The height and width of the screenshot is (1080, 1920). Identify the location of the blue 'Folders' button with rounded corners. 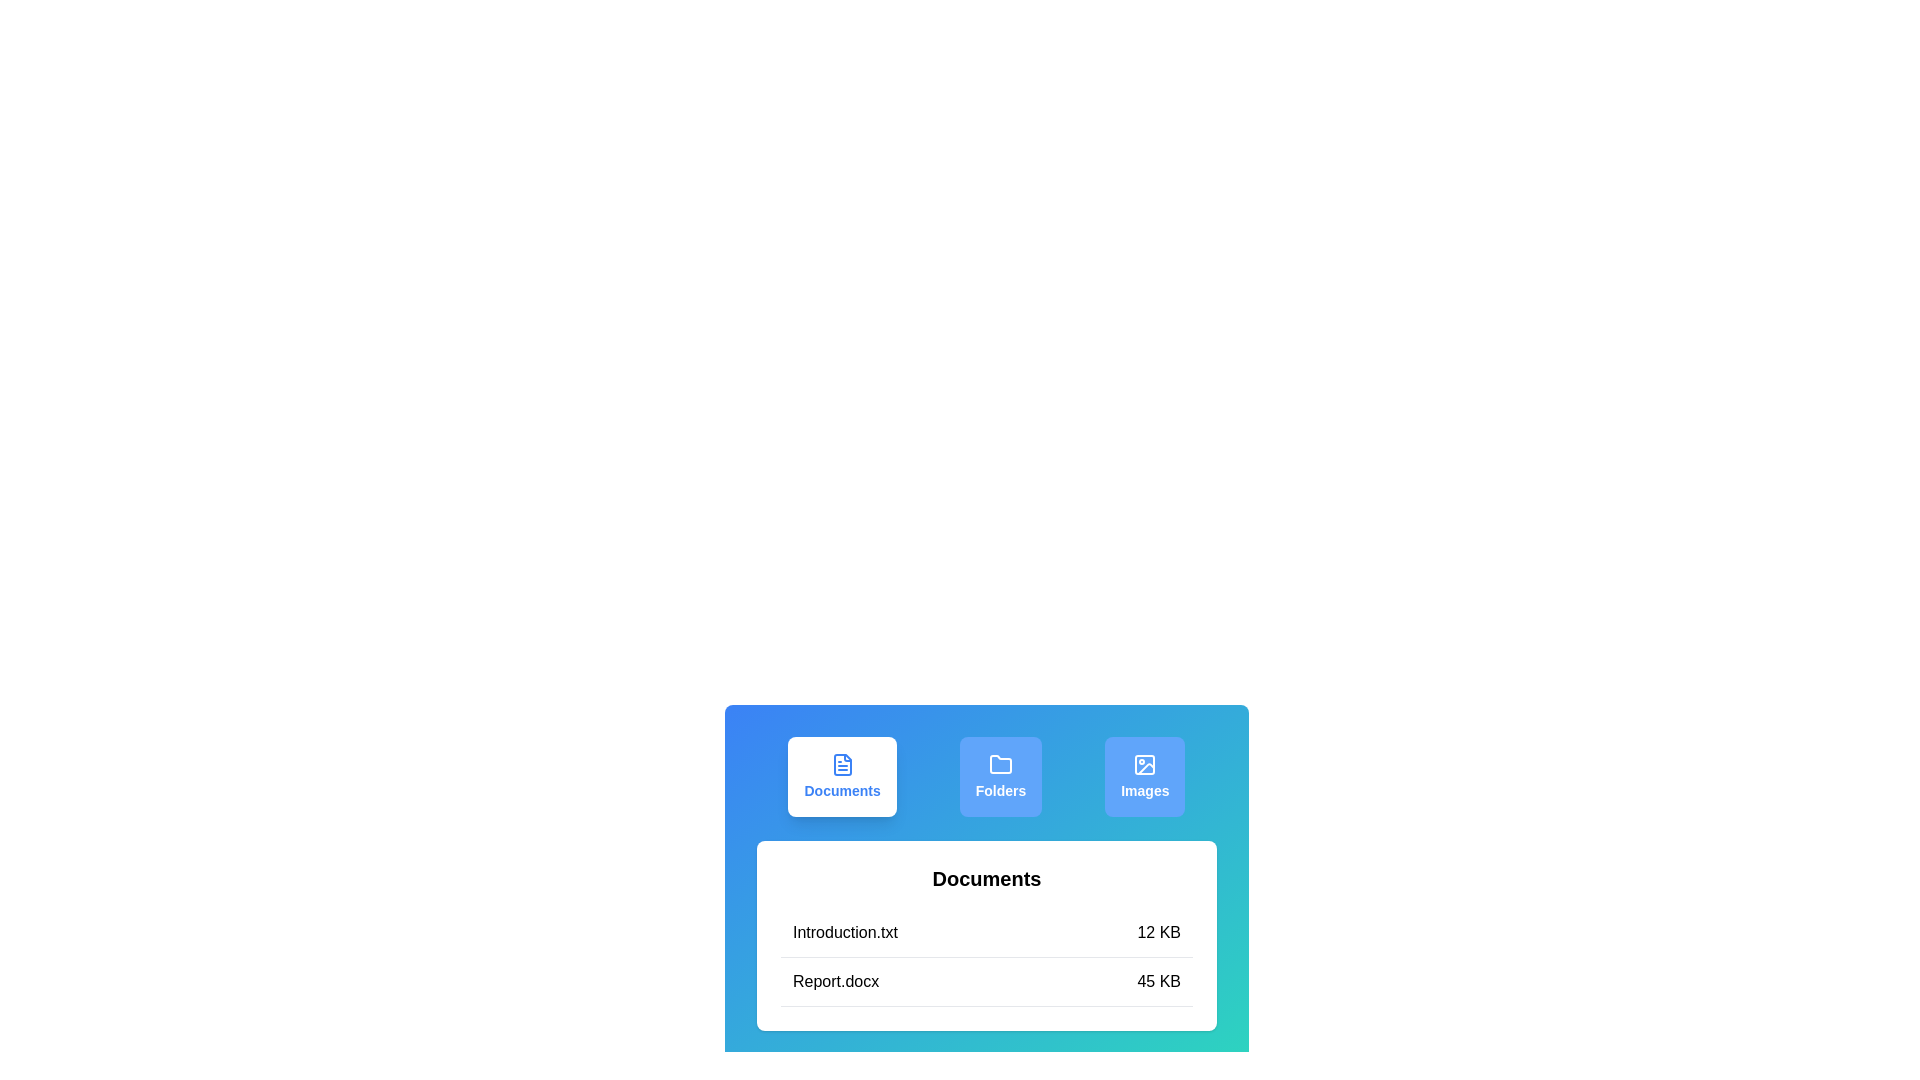
(1000, 775).